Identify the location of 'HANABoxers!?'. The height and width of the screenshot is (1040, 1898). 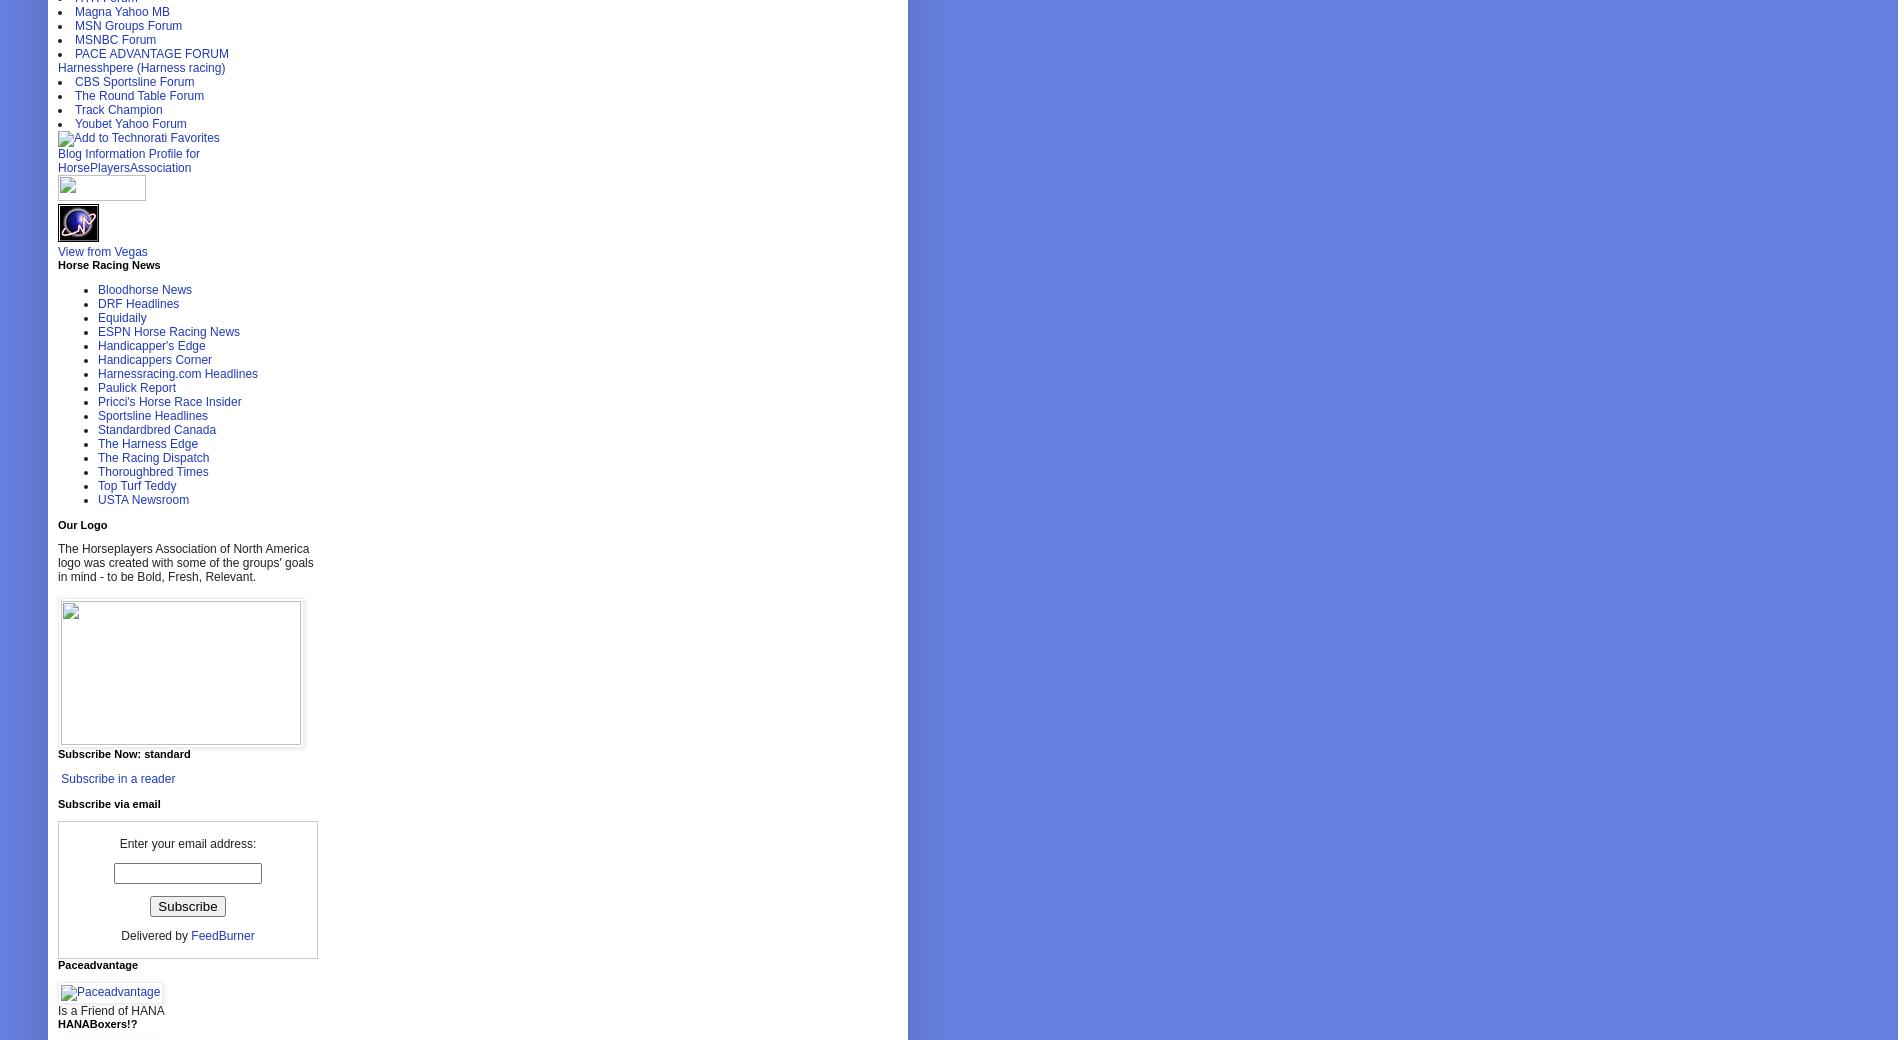
(97, 1023).